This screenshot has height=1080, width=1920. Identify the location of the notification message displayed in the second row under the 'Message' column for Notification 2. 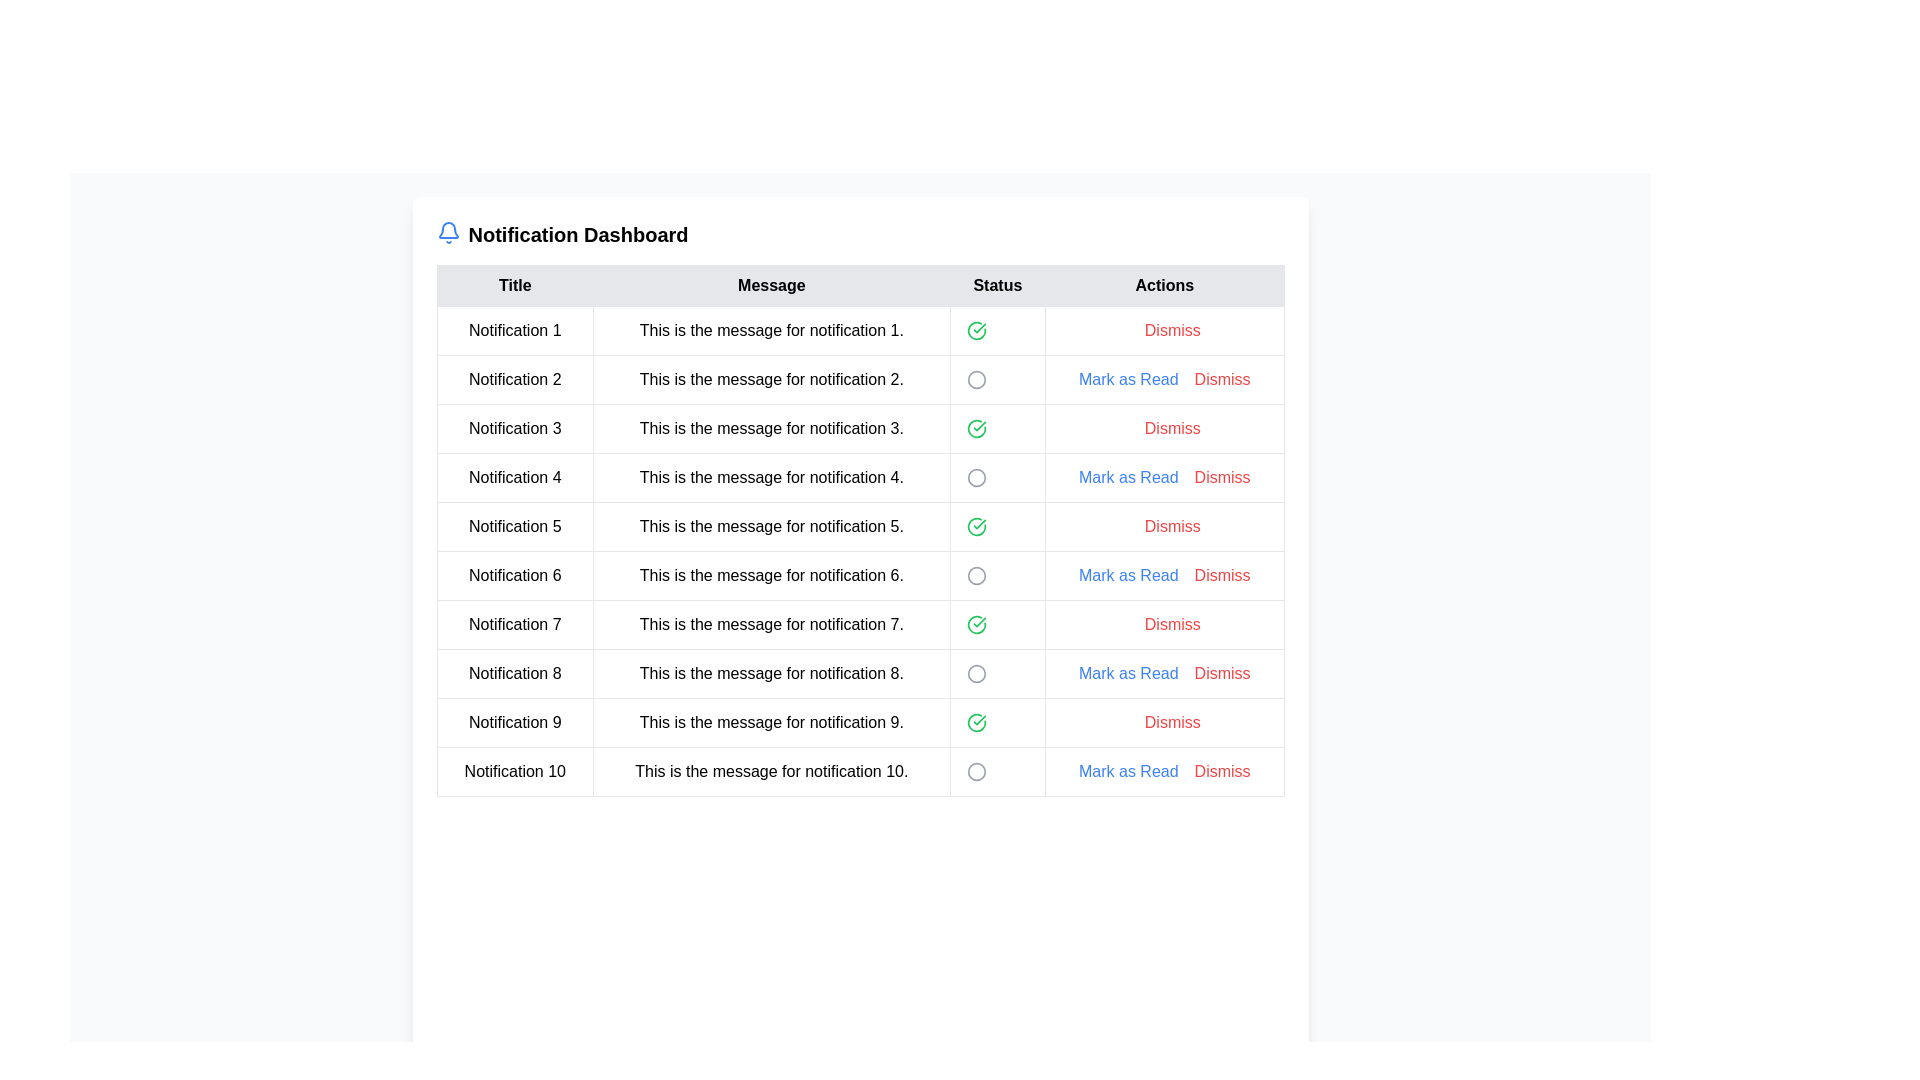
(770, 380).